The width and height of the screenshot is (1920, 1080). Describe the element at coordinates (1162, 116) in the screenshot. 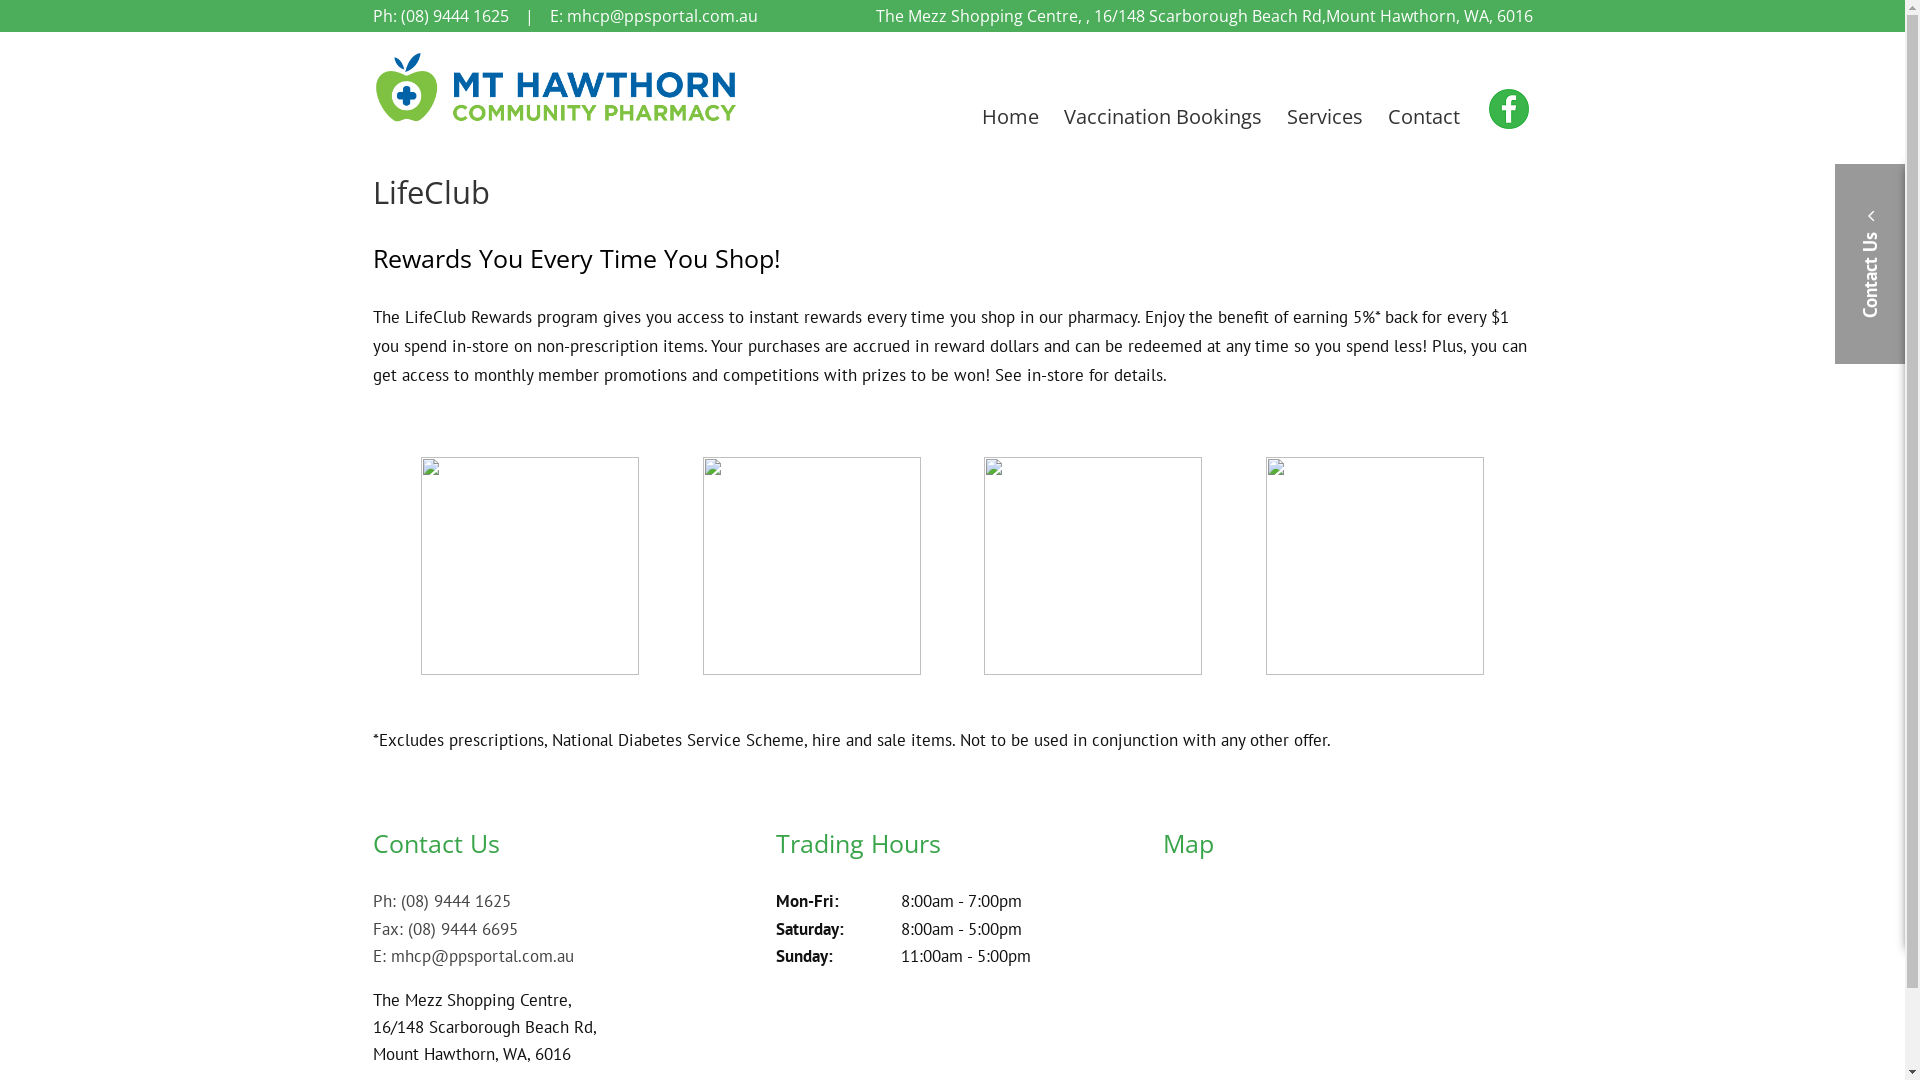

I see `'Vaccination Bookings'` at that location.